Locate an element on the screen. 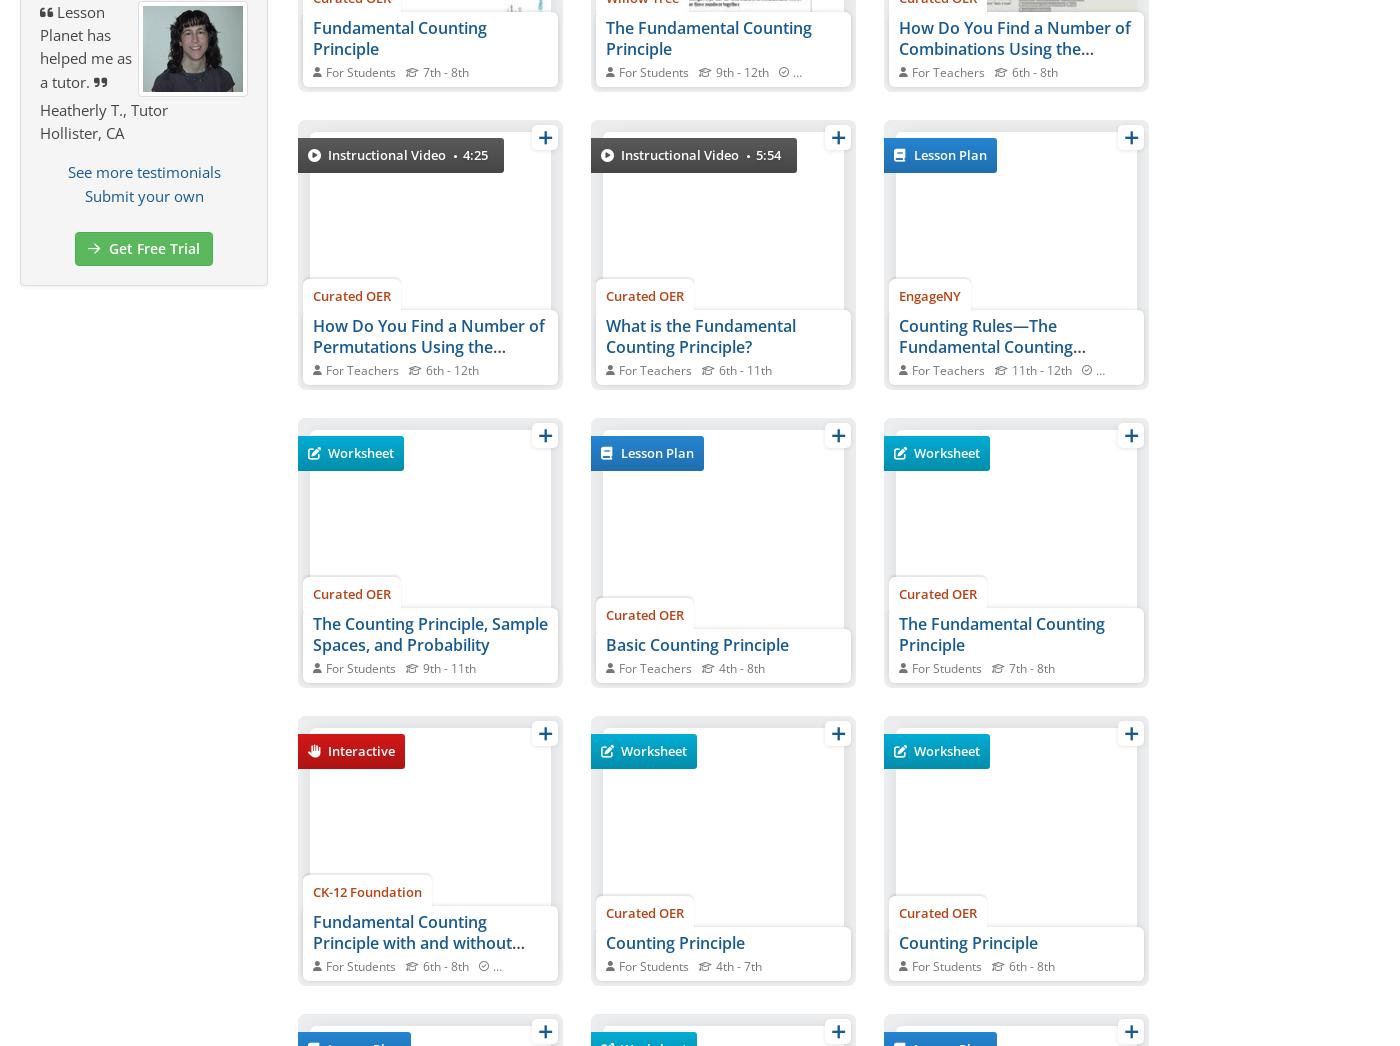 The width and height of the screenshot is (1400, 1046). '6th - 12th' is located at coordinates (452, 370).